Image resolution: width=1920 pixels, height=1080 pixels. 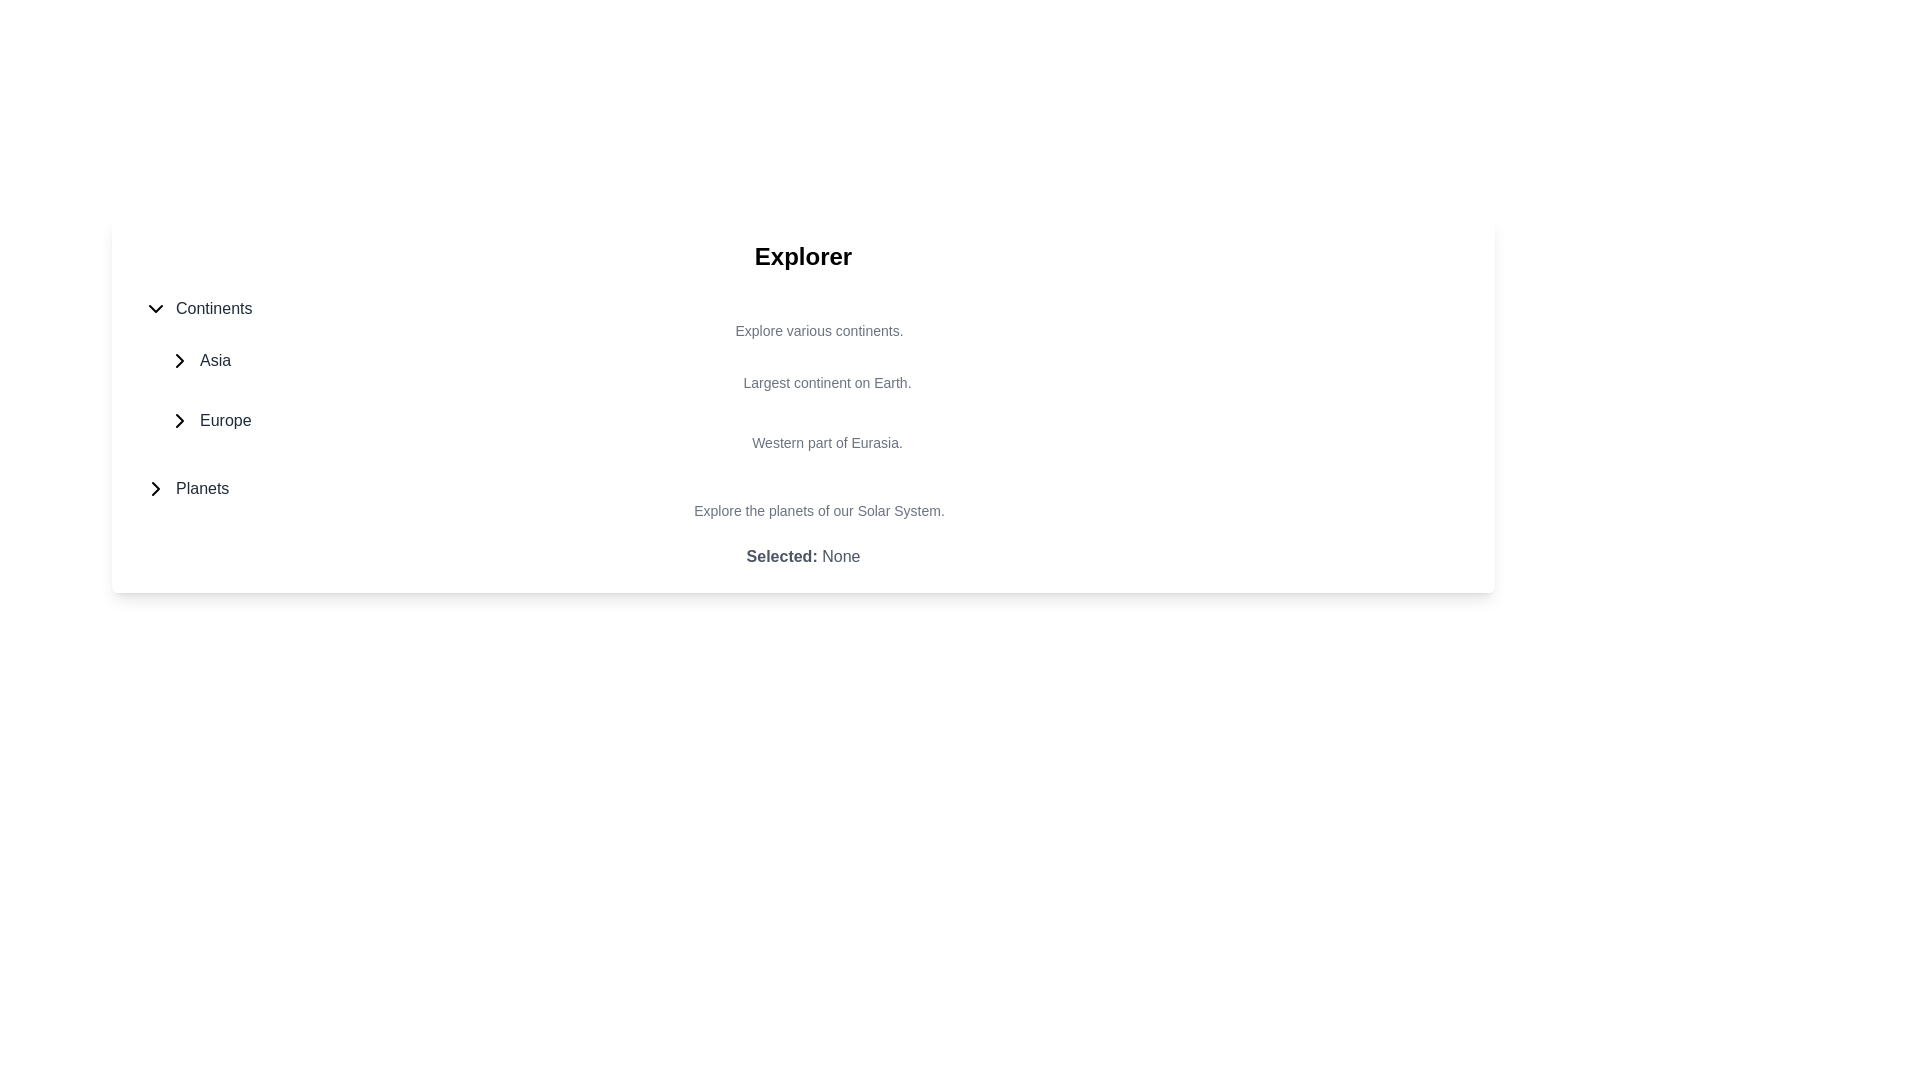 I want to click on the rightward-point arrow icon located to the left of the 'Planets' text, so click(x=155, y=489).